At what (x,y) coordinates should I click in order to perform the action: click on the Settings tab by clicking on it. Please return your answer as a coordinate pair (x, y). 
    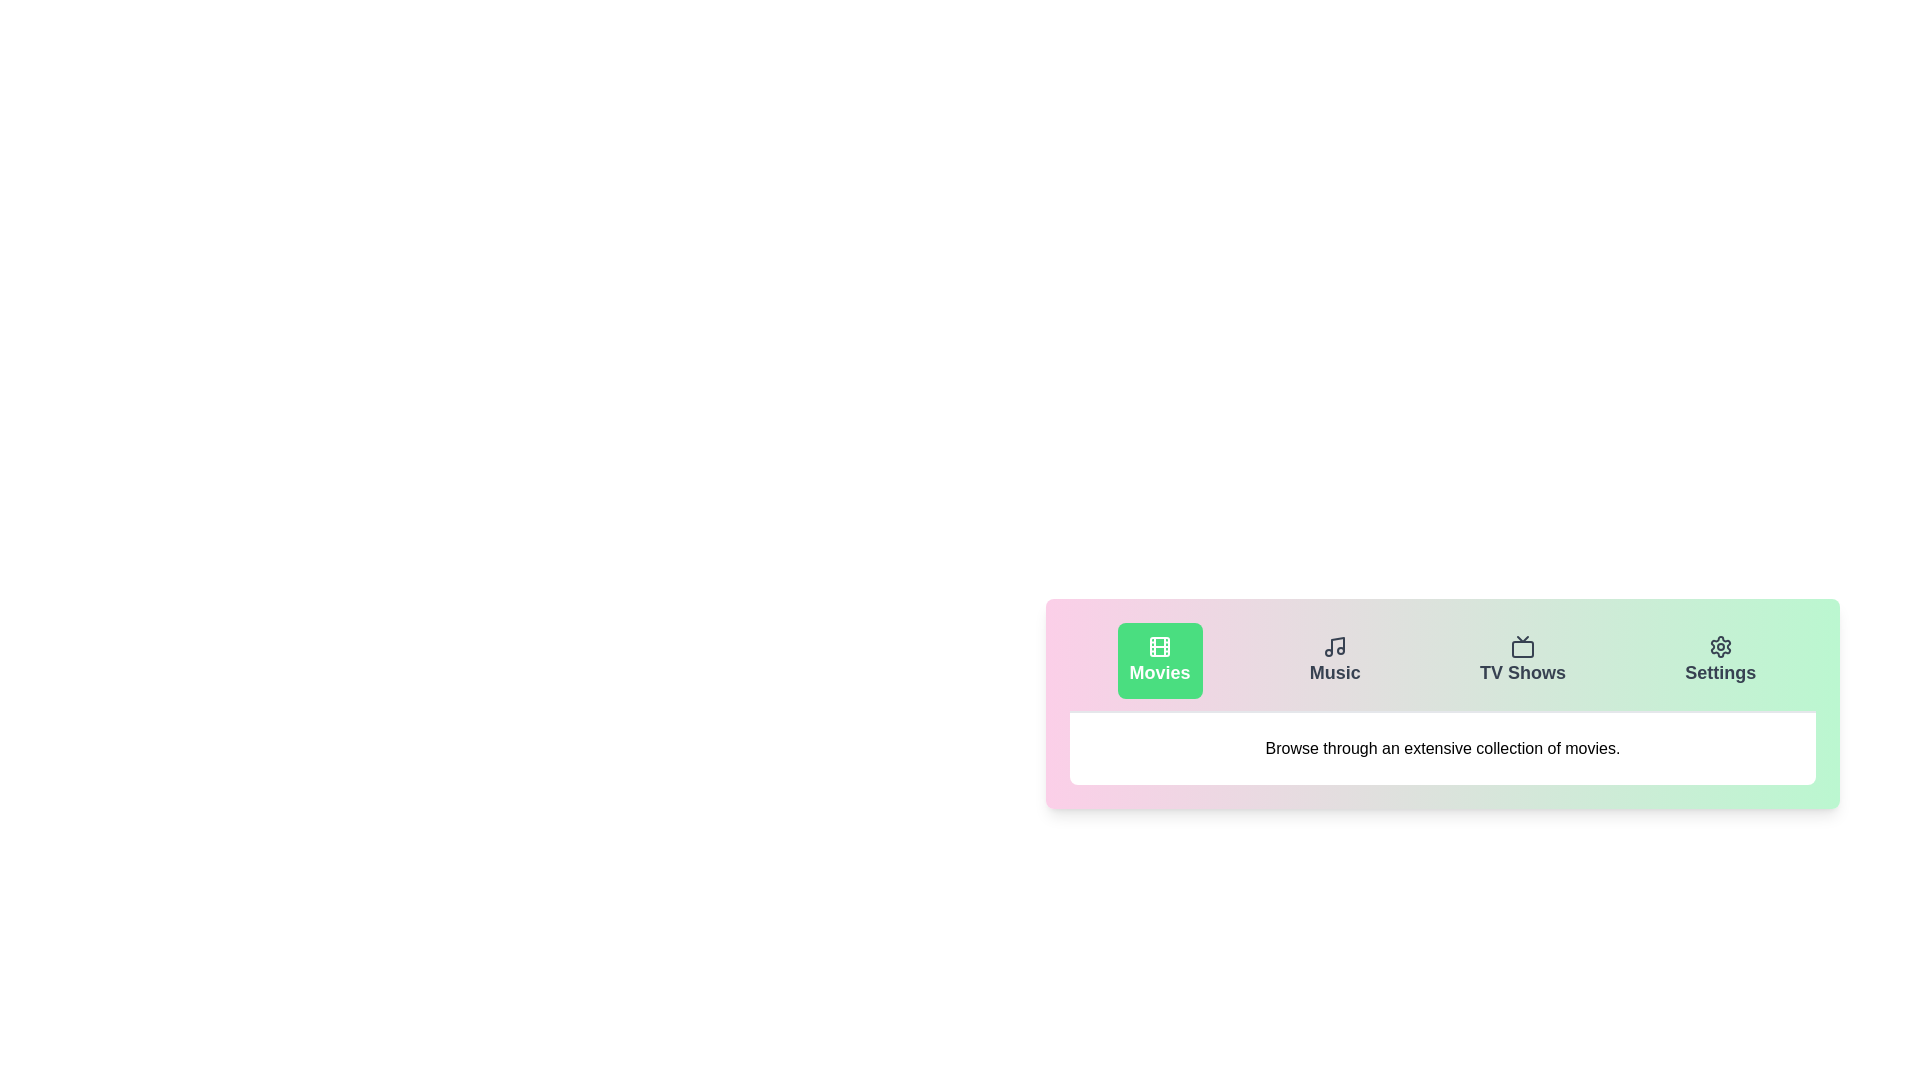
    Looking at the image, I should click on (1719, 660).